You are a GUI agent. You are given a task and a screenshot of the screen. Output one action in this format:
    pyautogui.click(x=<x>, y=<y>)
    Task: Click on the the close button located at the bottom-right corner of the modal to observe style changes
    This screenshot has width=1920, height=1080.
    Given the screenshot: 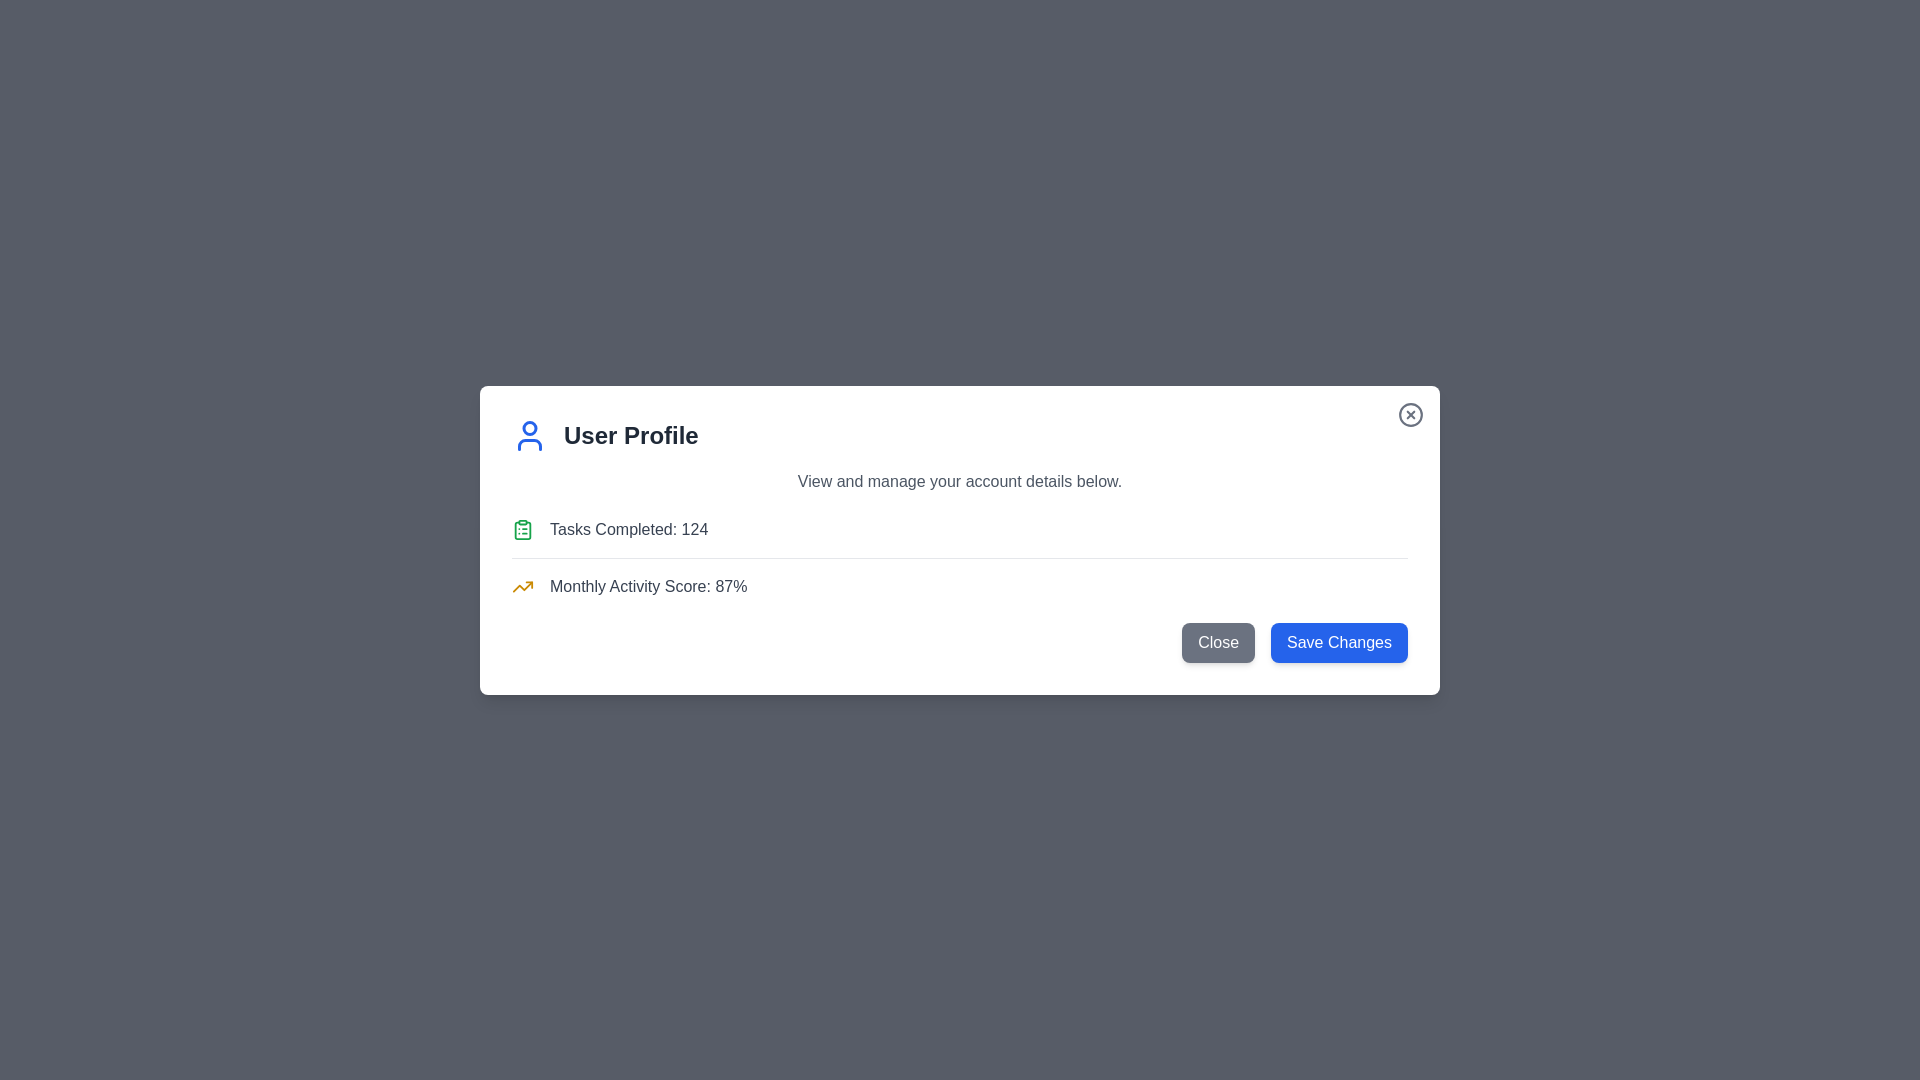 What is the action you would take?
    pyautogui.click(x=1217, y=642)
    